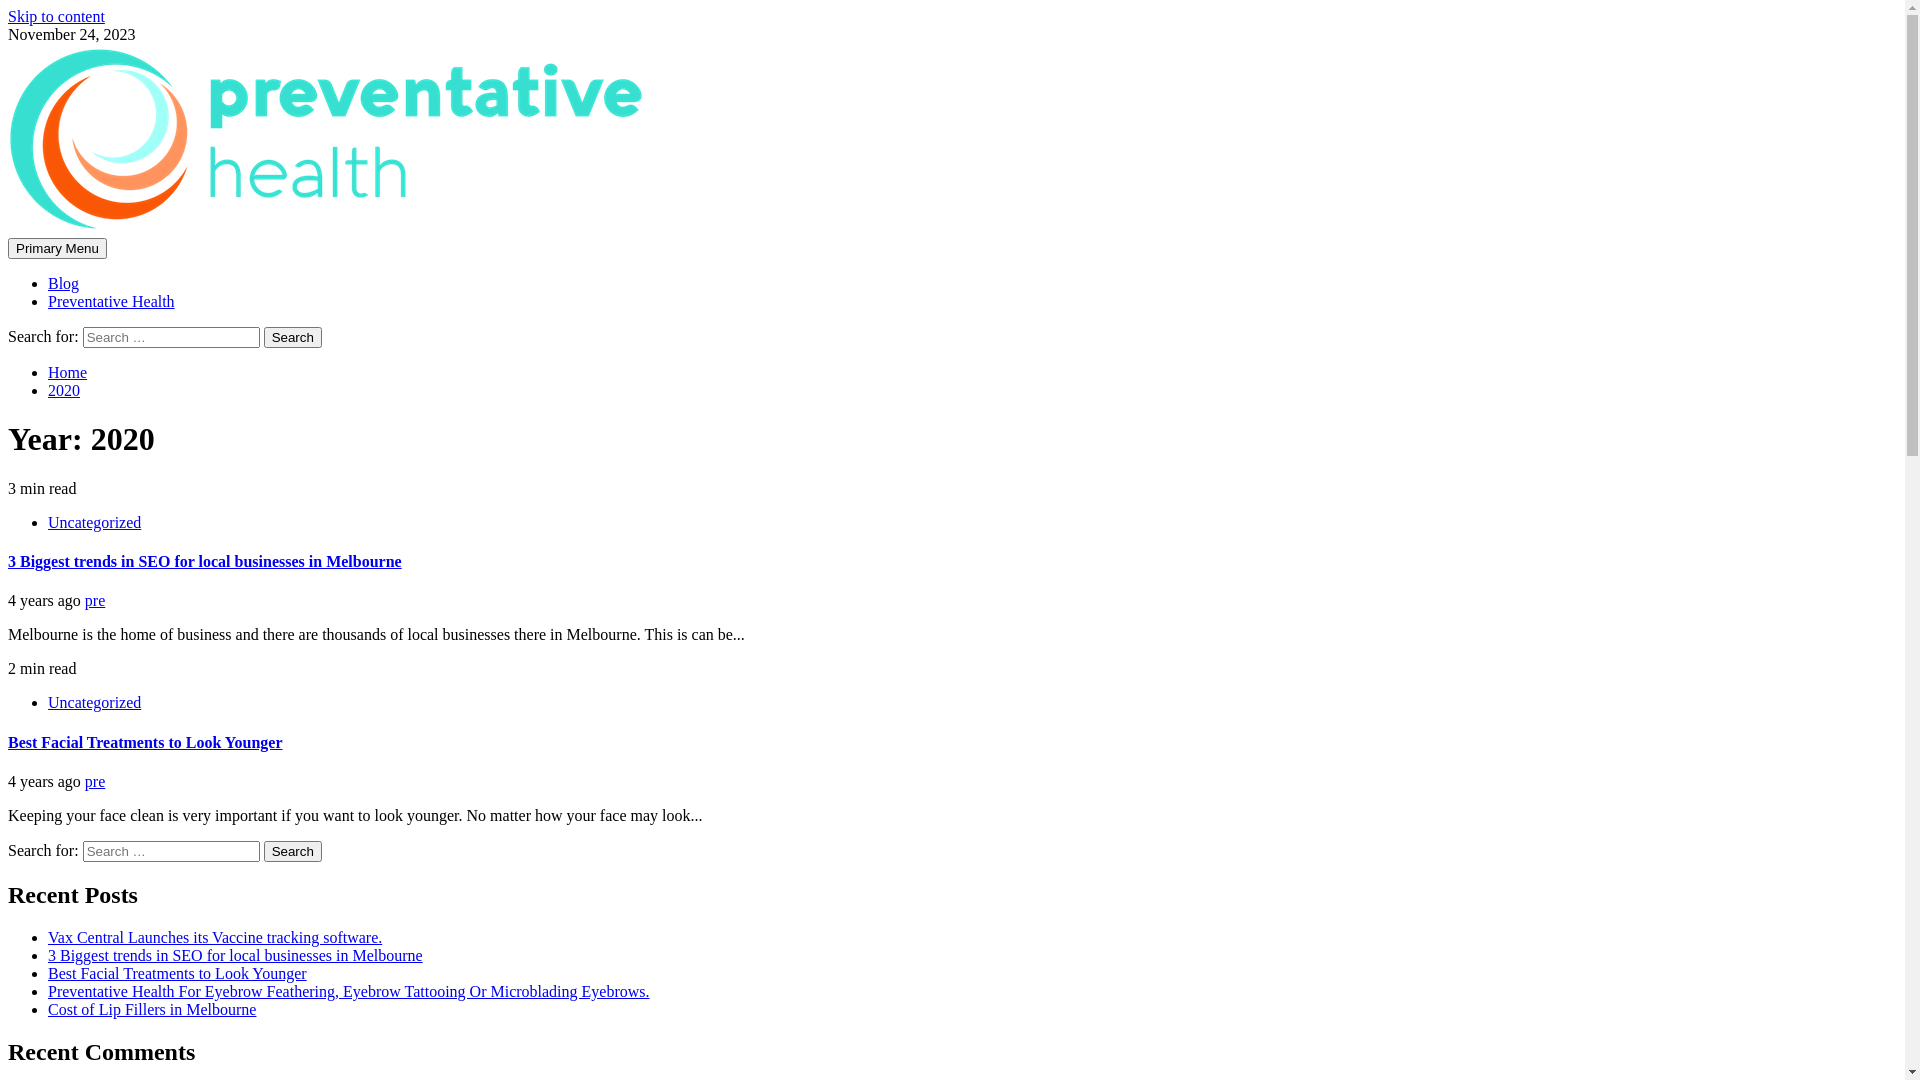 The height and width of the screenshot is (1080, 1920). What do you see at coordinates (94, 599) in the screenshot?
I see `'pre'` at bounding box center [94, 599].